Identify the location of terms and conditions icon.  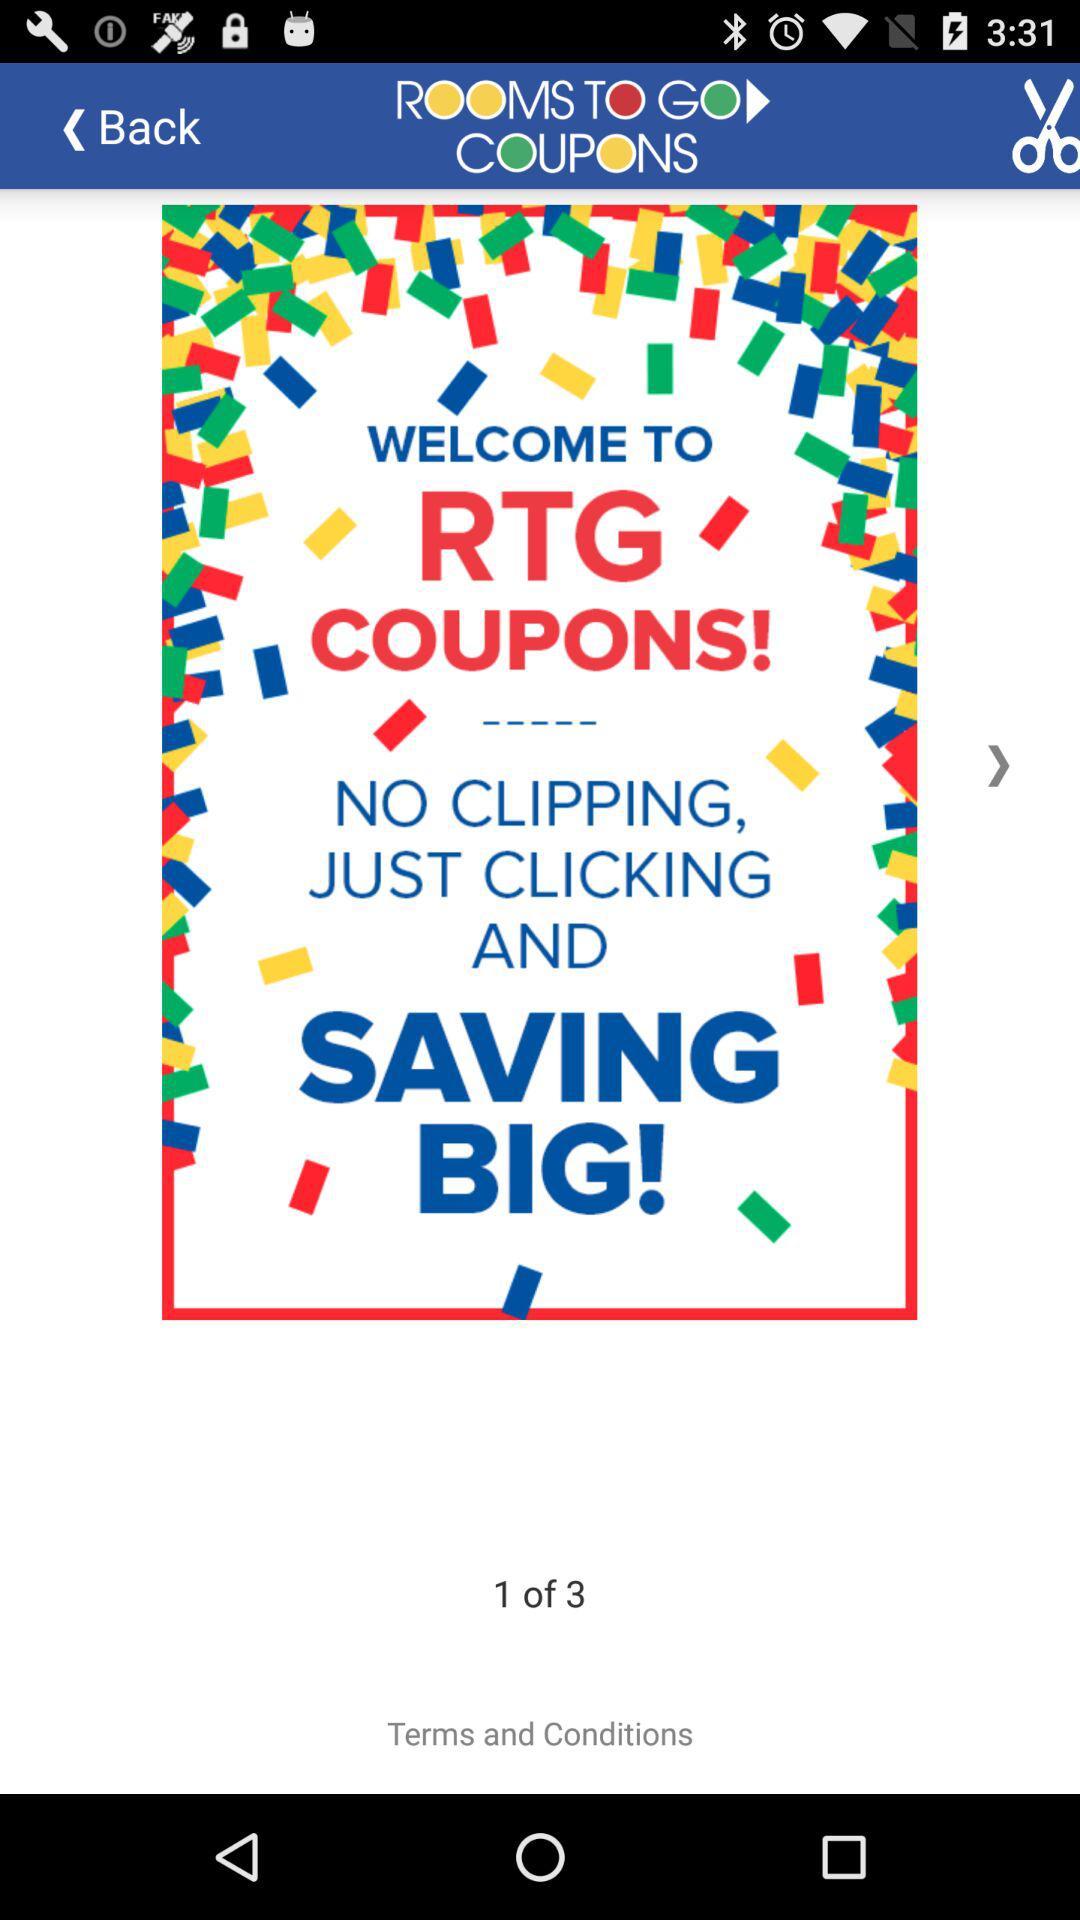
(540, 1732).